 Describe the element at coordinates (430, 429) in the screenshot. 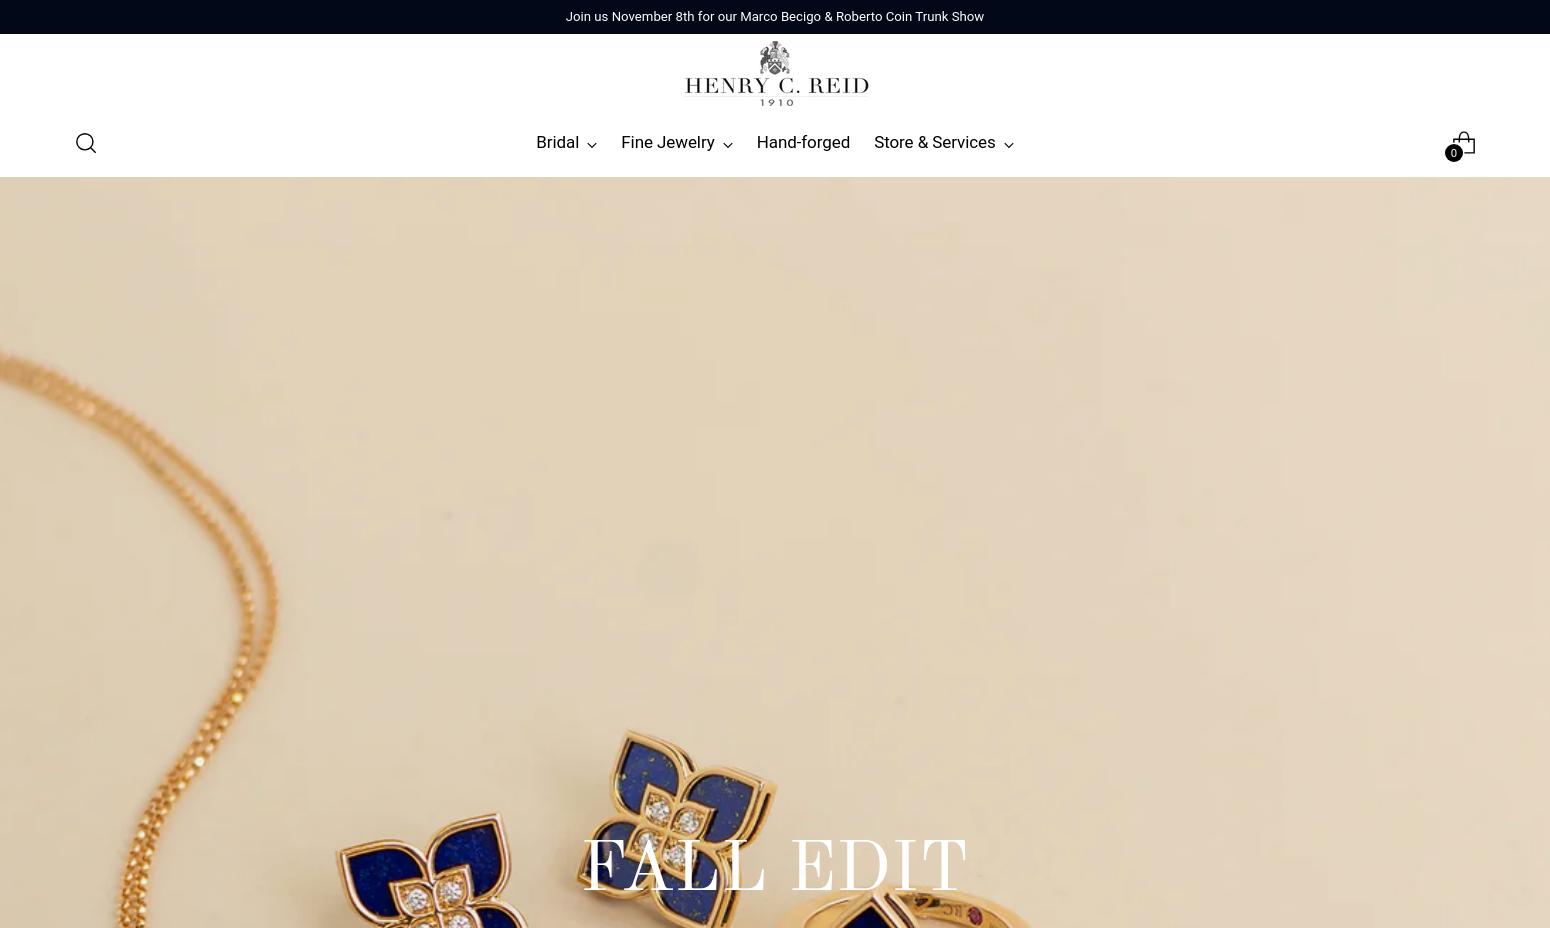

I see `'Marco Bicego'` at that location.